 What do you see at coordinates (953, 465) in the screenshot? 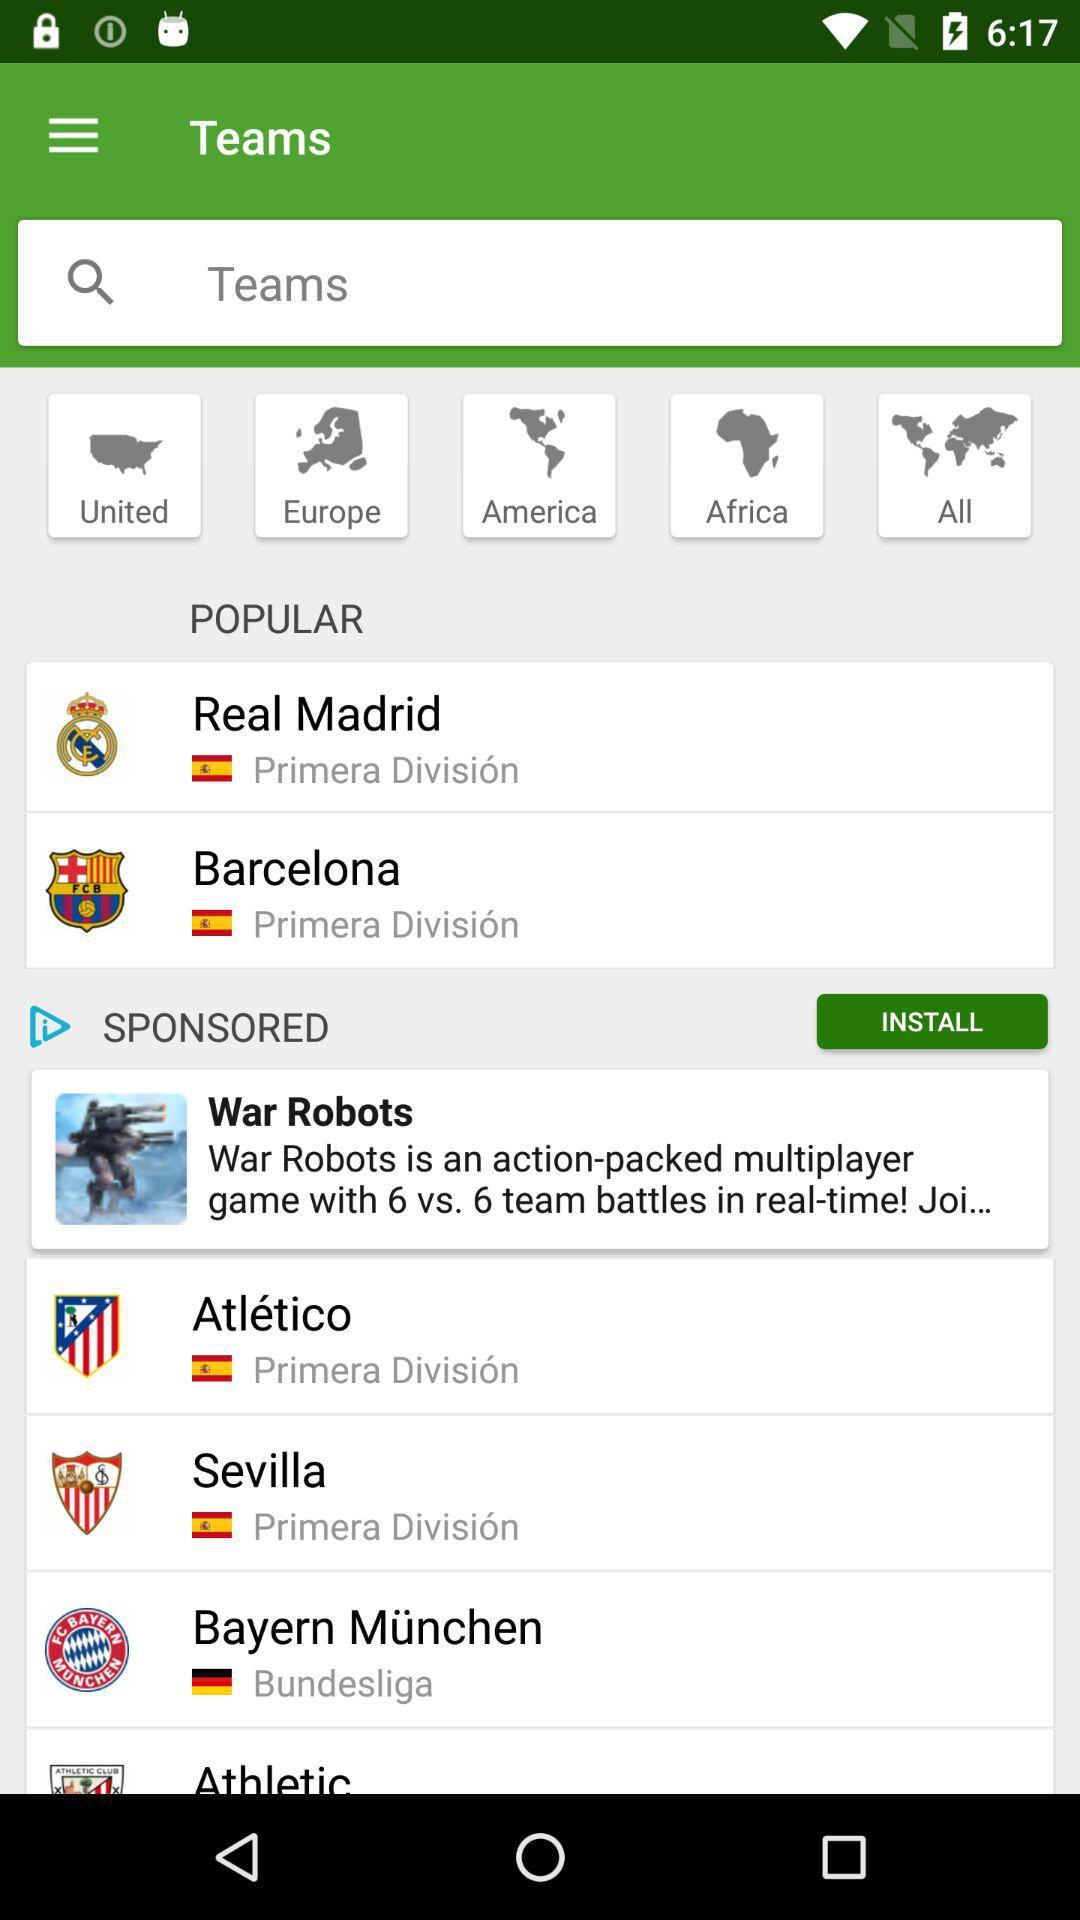
I see `icon next to africa item` at bounding box center [953, 465].